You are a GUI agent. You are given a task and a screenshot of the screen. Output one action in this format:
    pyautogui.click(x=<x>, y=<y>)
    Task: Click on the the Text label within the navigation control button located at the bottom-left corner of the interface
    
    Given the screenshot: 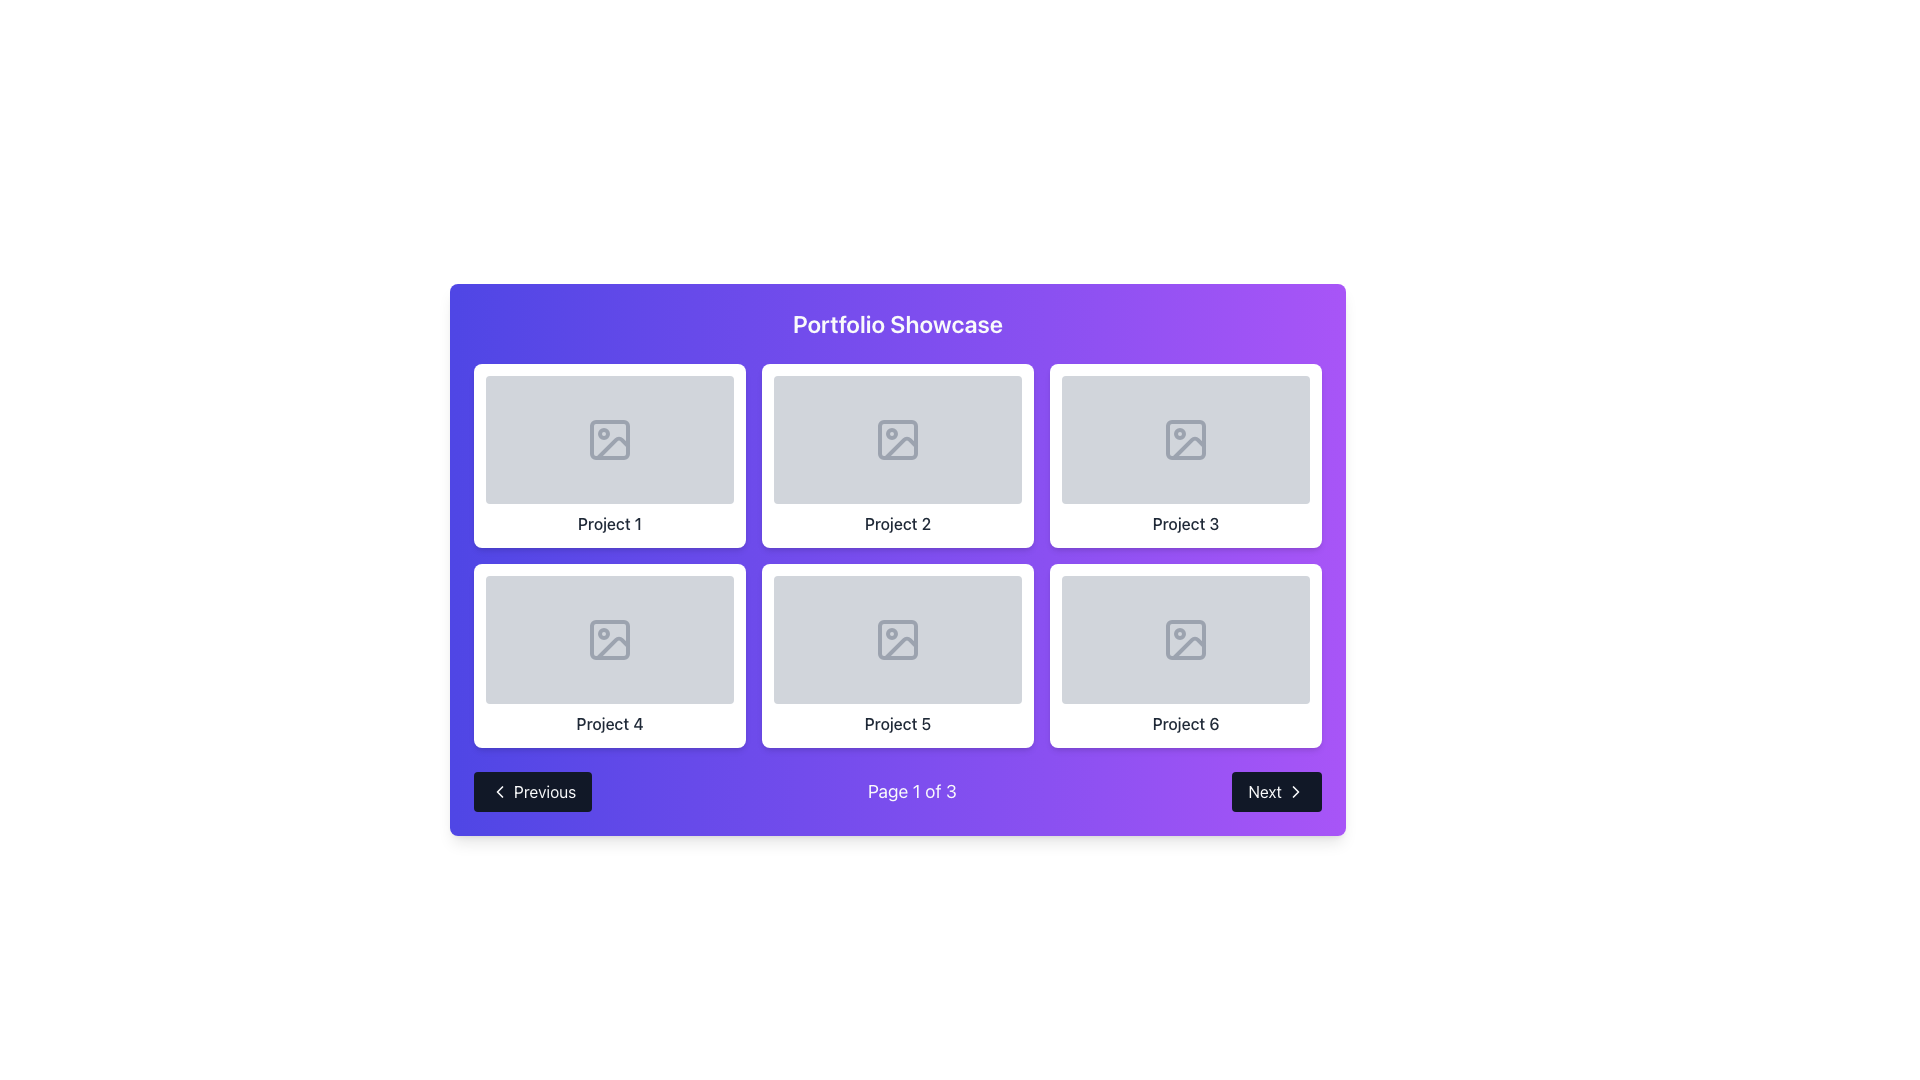 What is the action you would take?
    pyautogui.click(x=545, y=790)
    